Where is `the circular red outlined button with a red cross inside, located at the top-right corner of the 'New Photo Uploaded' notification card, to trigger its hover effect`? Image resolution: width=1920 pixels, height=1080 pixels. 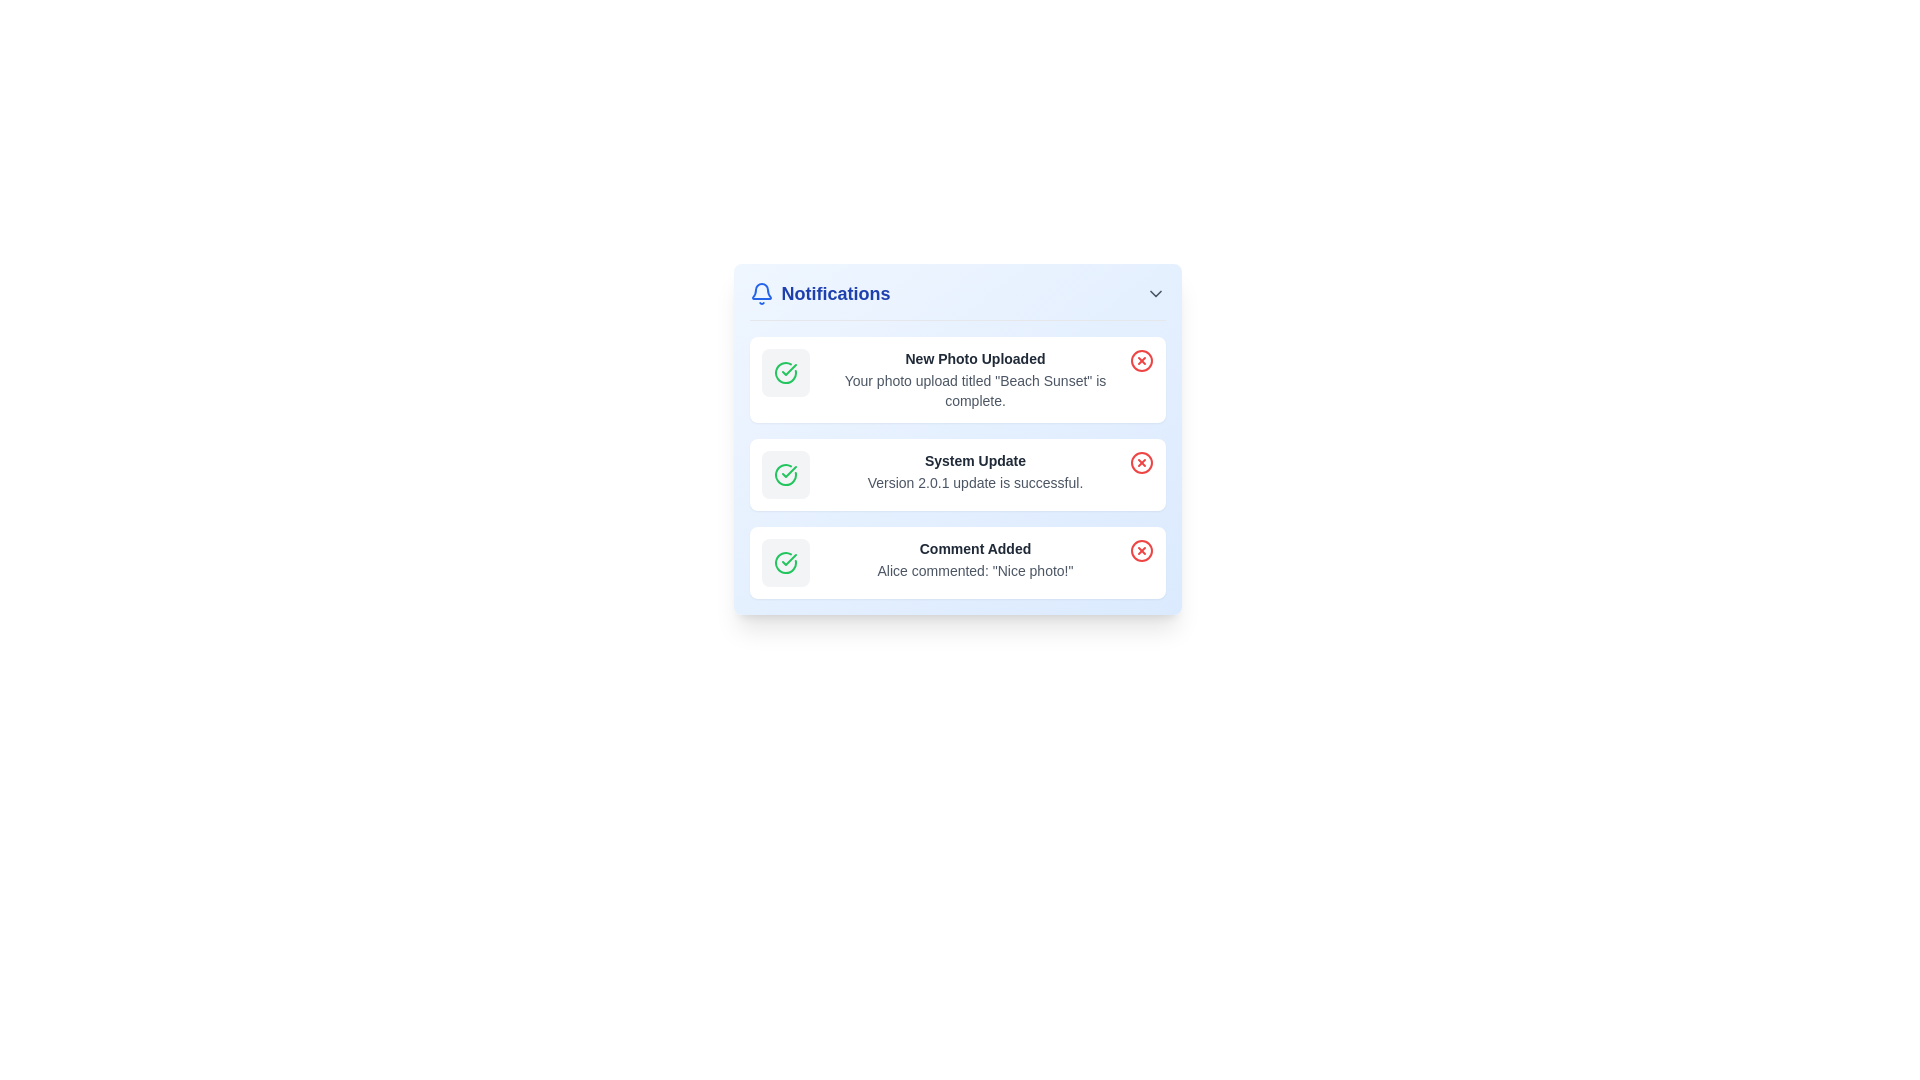 the circular red outlined button with a red cross inside, located at the top-right corner of the 'New Photo Uploaded' notification card, to trigger its hover effect is located at coordinates (1141, 361).